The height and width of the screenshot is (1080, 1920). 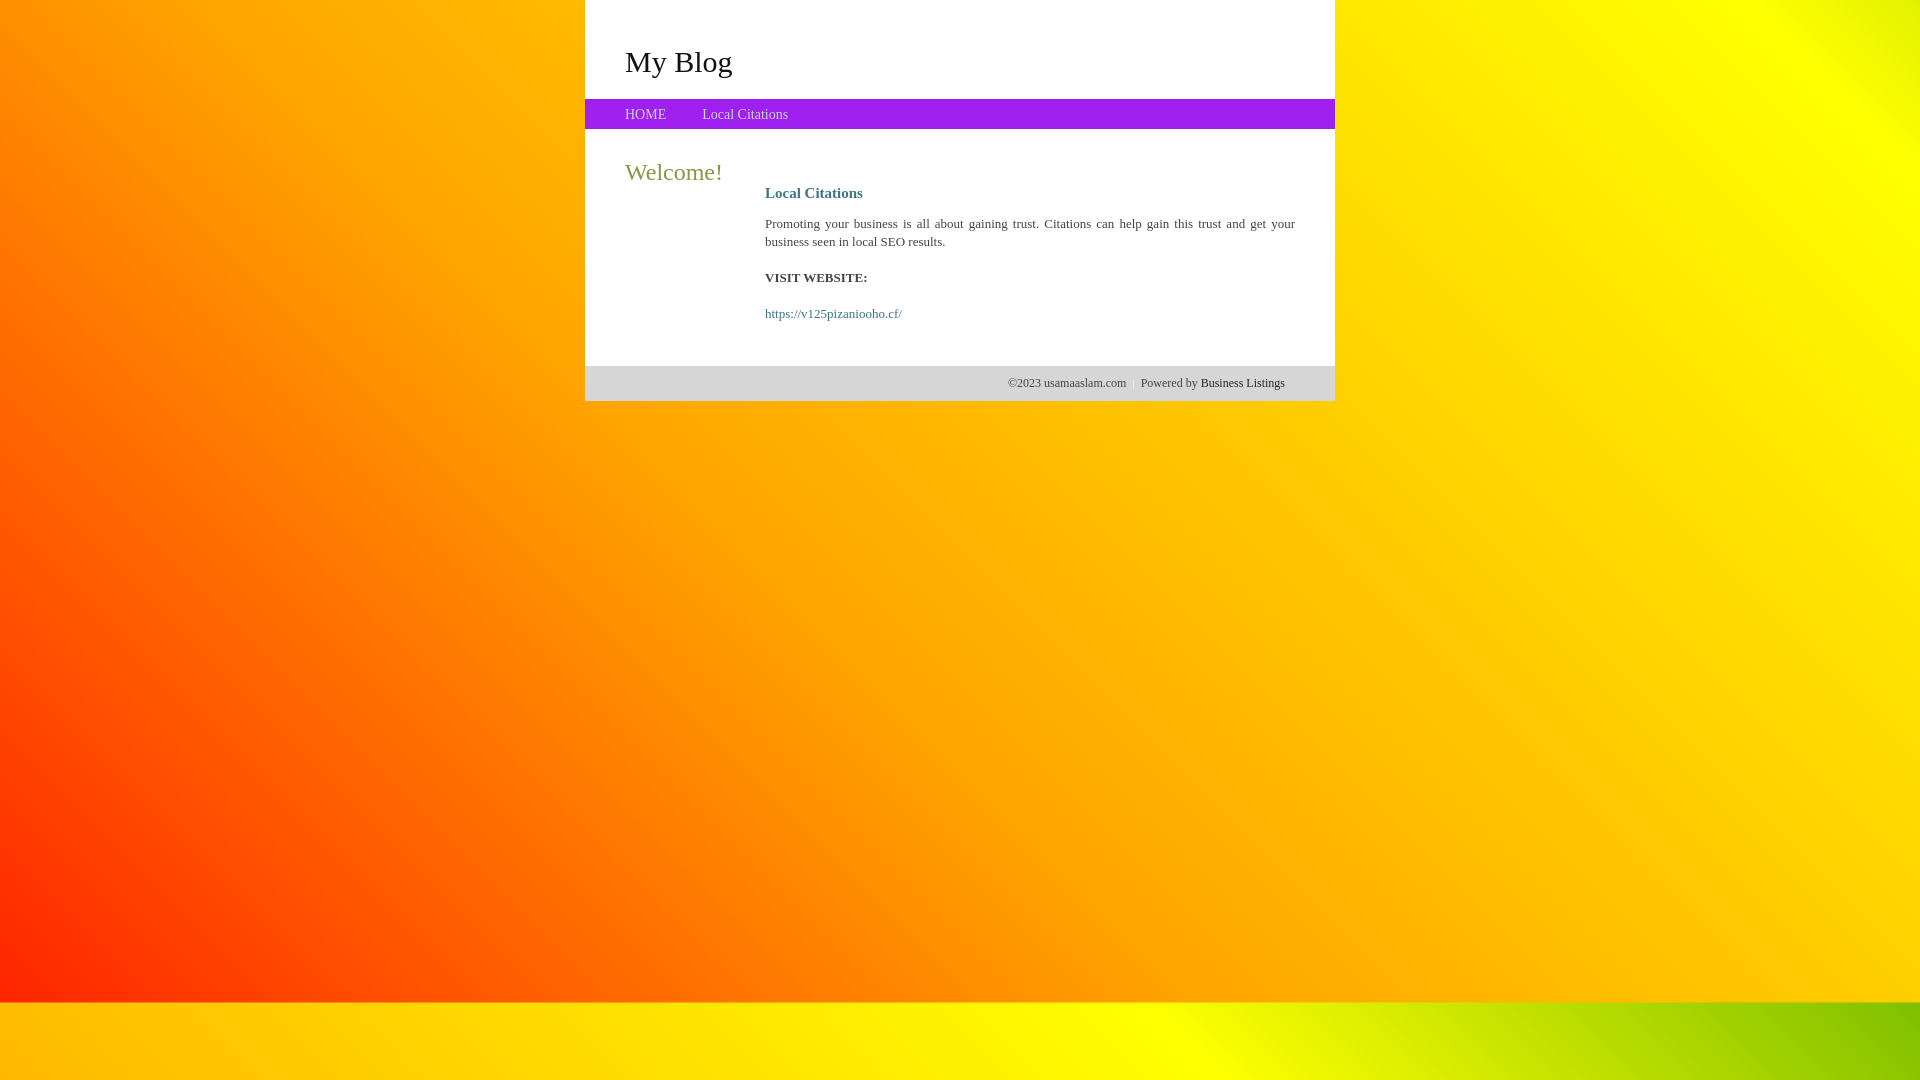 I want to click on 'HOME', so click(x=645, y=114).